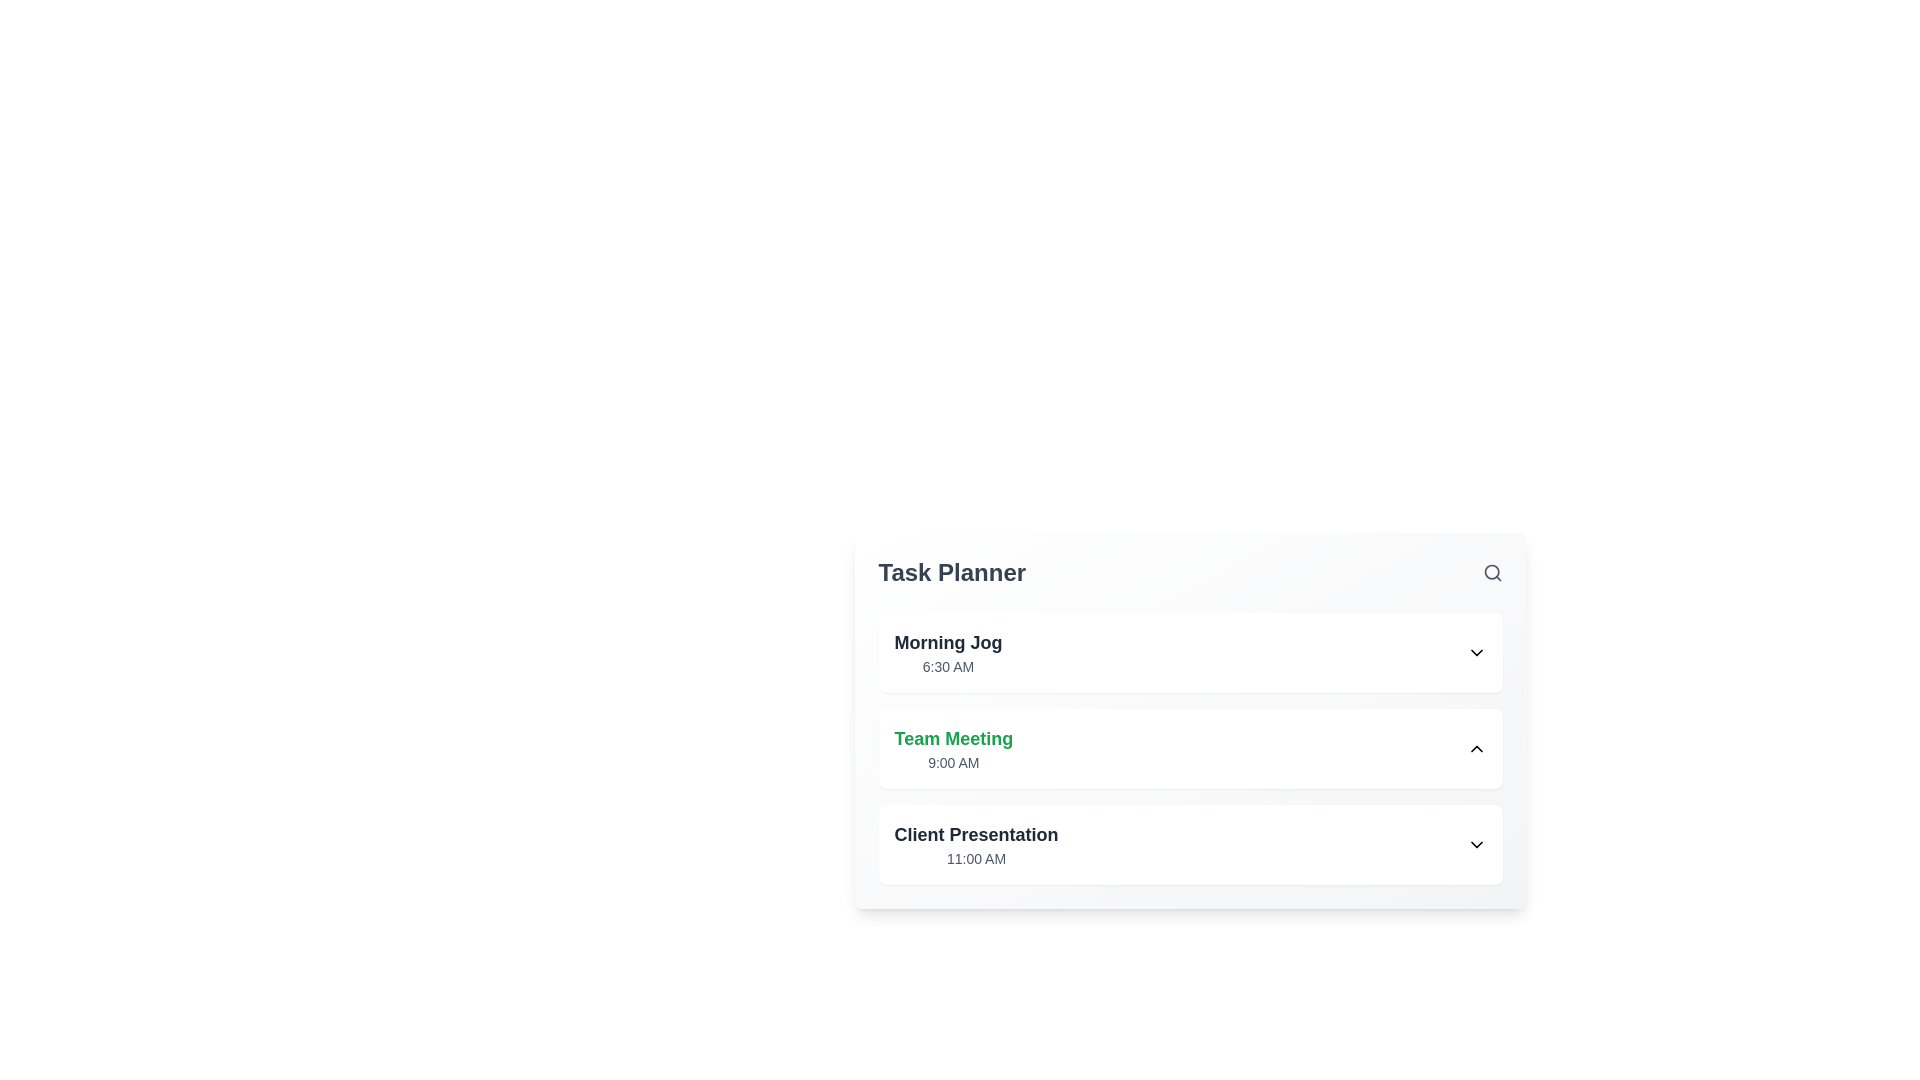  What do you see at coordinates (1476, 652) in the screenshot?
I see `the downwards chevron-shaped icon located at the far right side of the 'Morning Jog 6:30 AM' row` at bounding box center [1476, 652].